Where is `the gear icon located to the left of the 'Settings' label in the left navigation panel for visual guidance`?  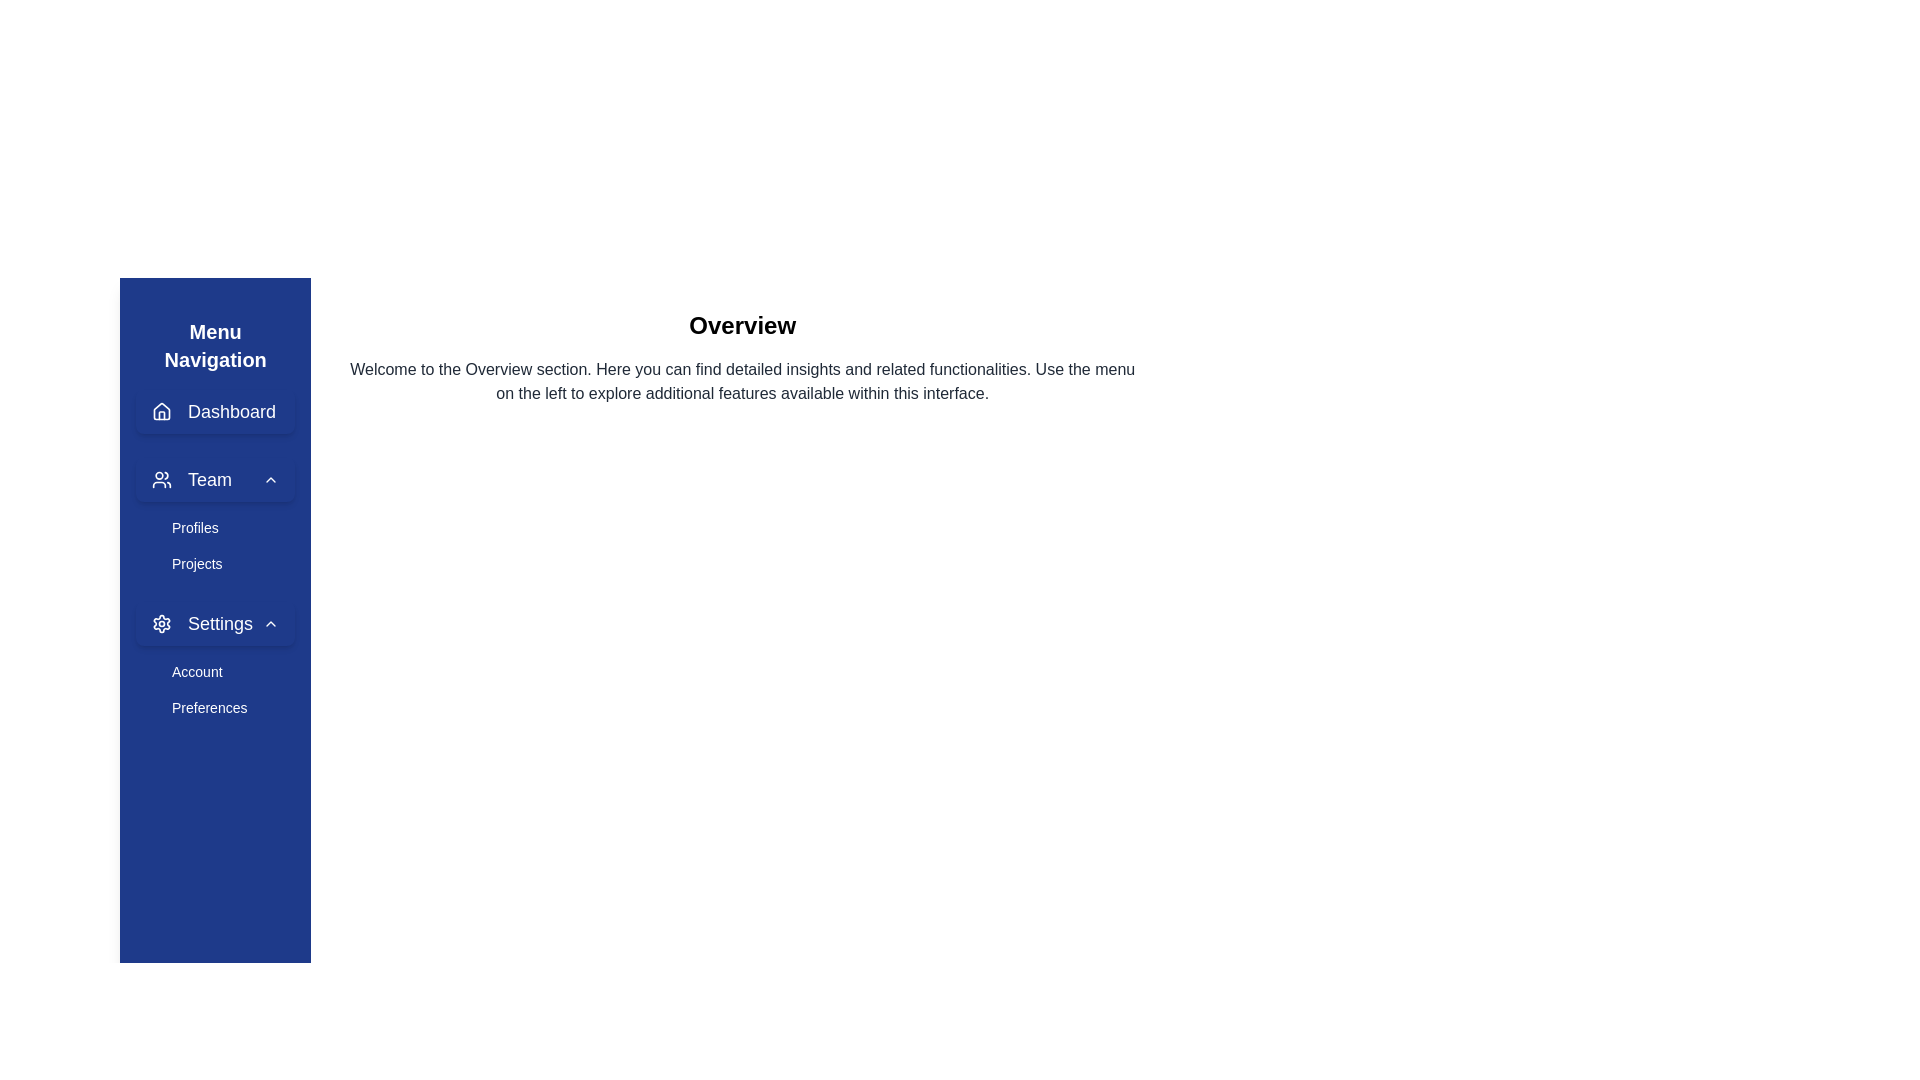
the gear icon located to the left of the 'Settings' label in the left navigation panel for visual guidance is located at coordinates (162, 623).